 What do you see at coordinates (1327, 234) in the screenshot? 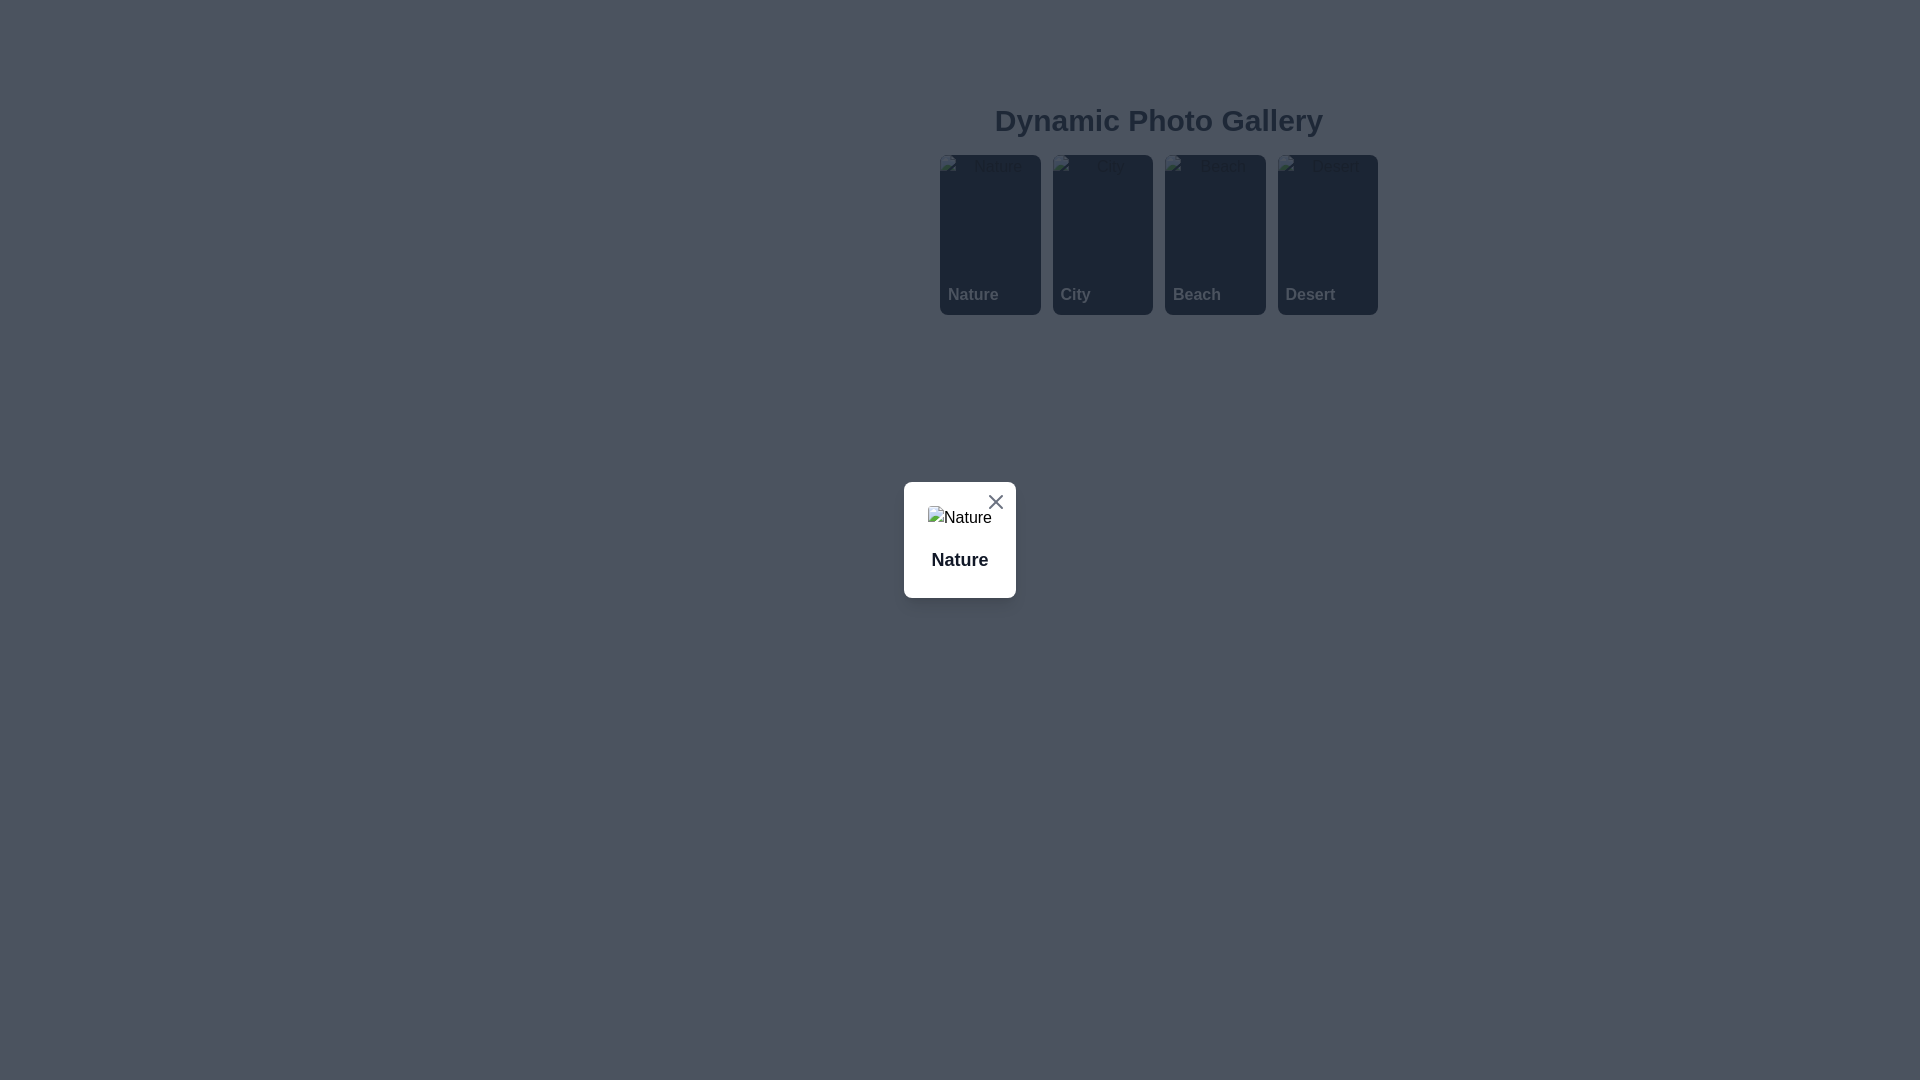
I see `the Image Card representing the 'Desert' category, which is the fourth card in a row of four cards aligned horizontally` at bounding box center [1327, 234].